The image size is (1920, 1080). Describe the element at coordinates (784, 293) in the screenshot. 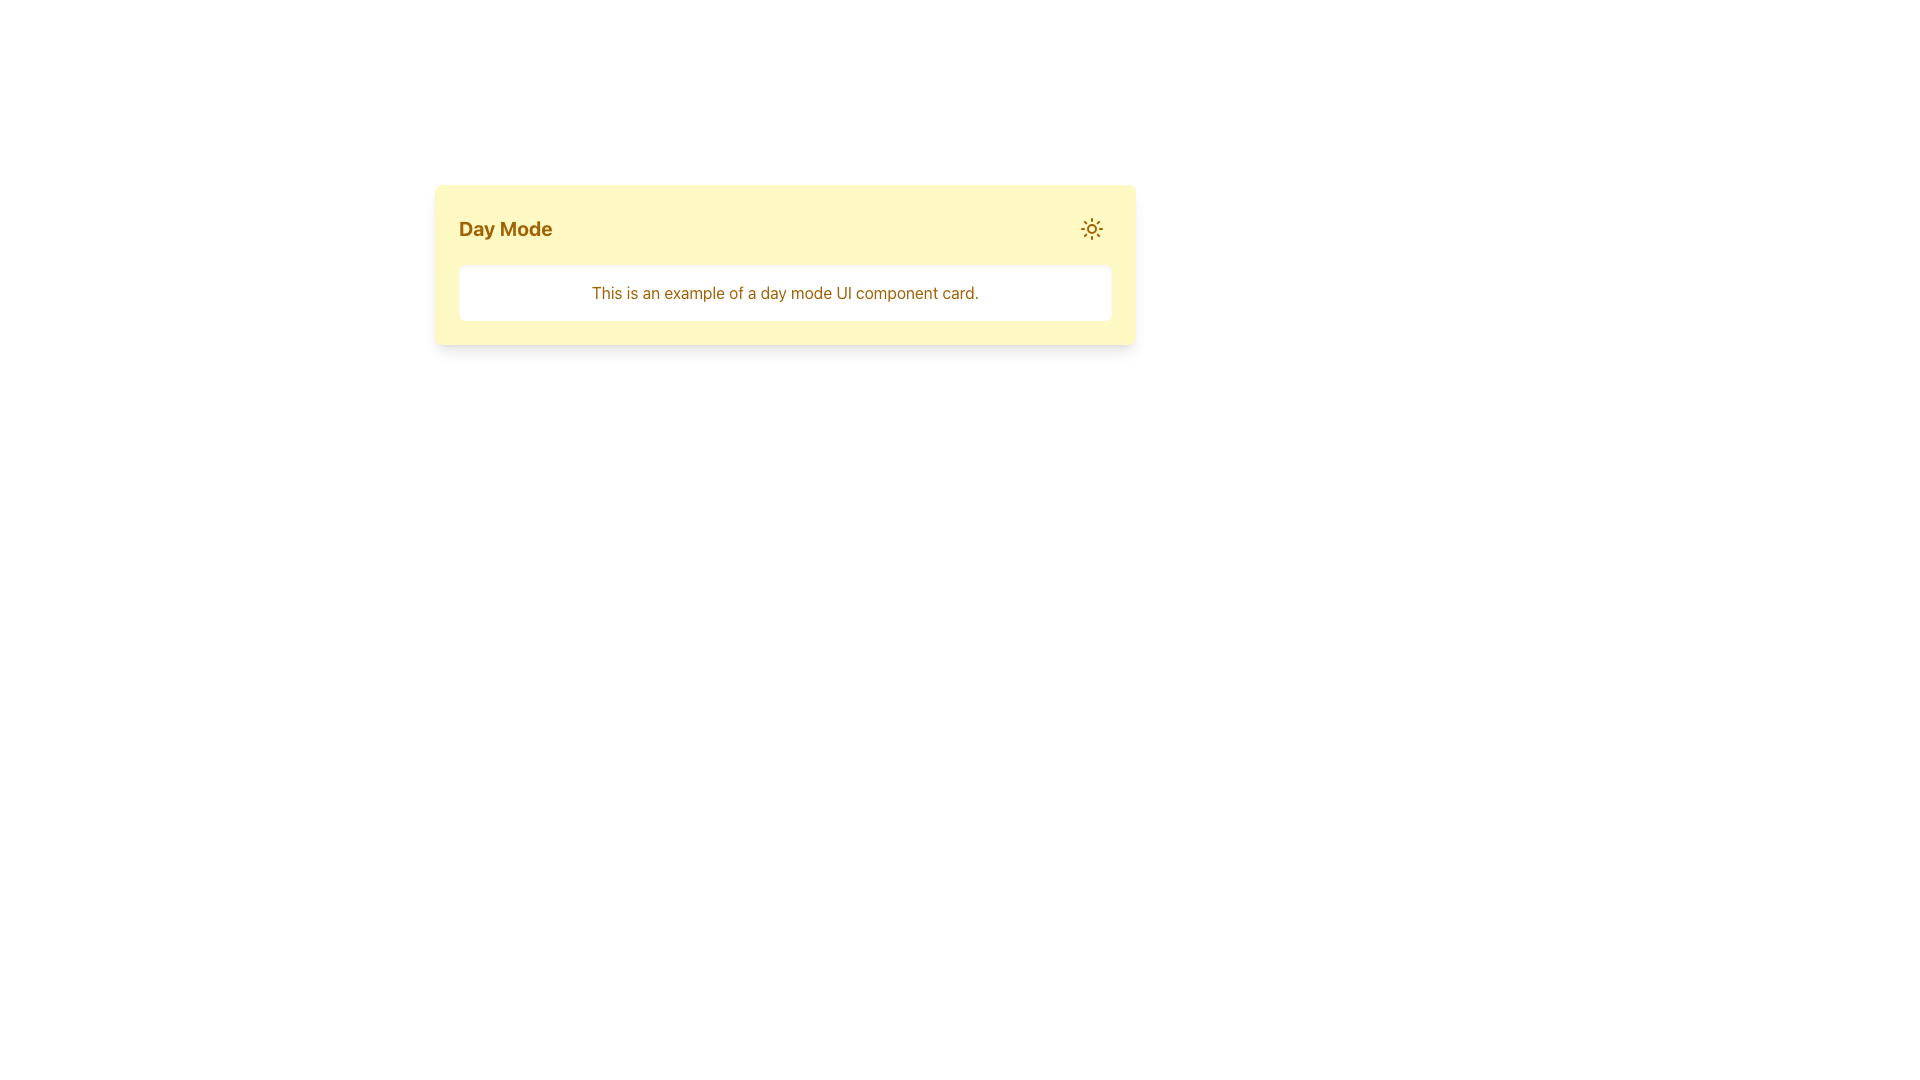

I see `text of the Static Informational Text element located below the 'Day Mode' heading within the card that has a yellow background` at that location.